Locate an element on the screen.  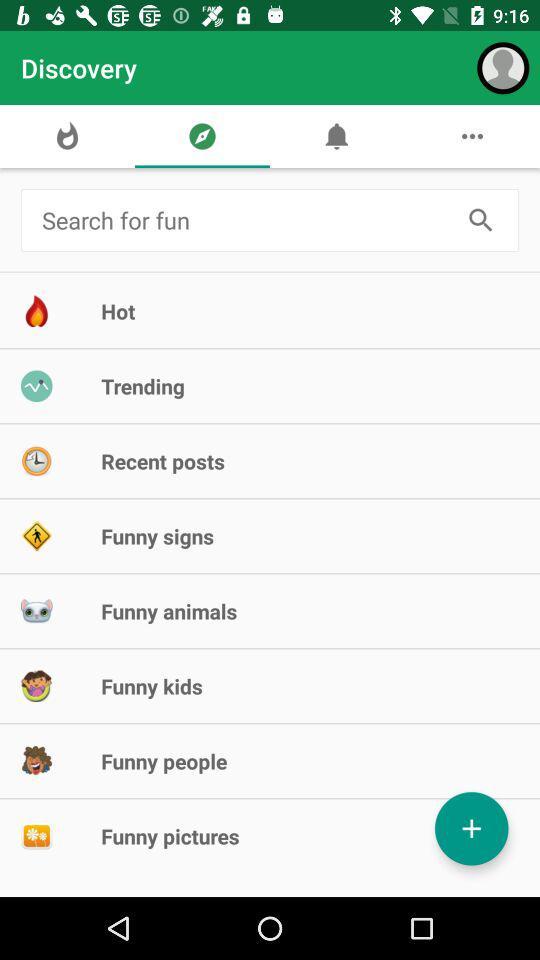
contact button is located at coordinates (471, 828).